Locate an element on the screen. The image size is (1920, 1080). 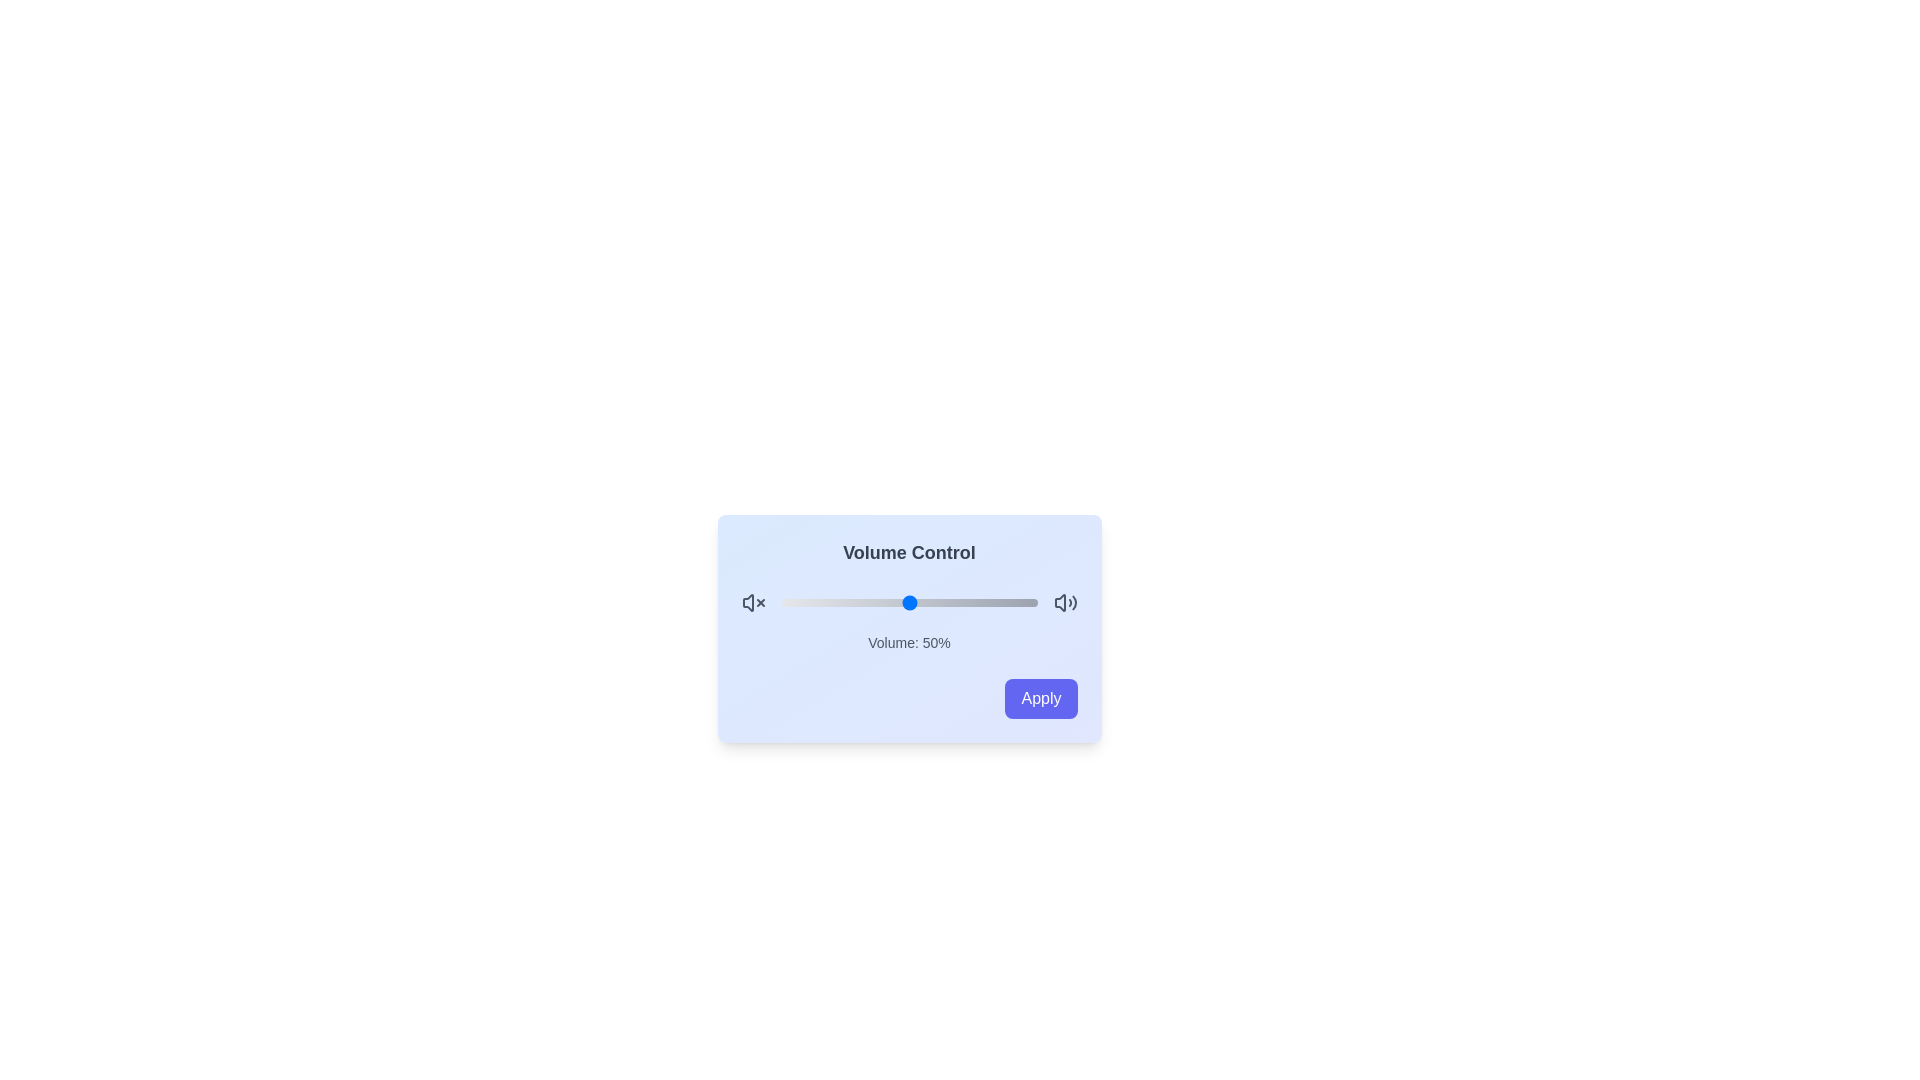
the mute icon on the left of the slider is located at coordinates (752, 601).